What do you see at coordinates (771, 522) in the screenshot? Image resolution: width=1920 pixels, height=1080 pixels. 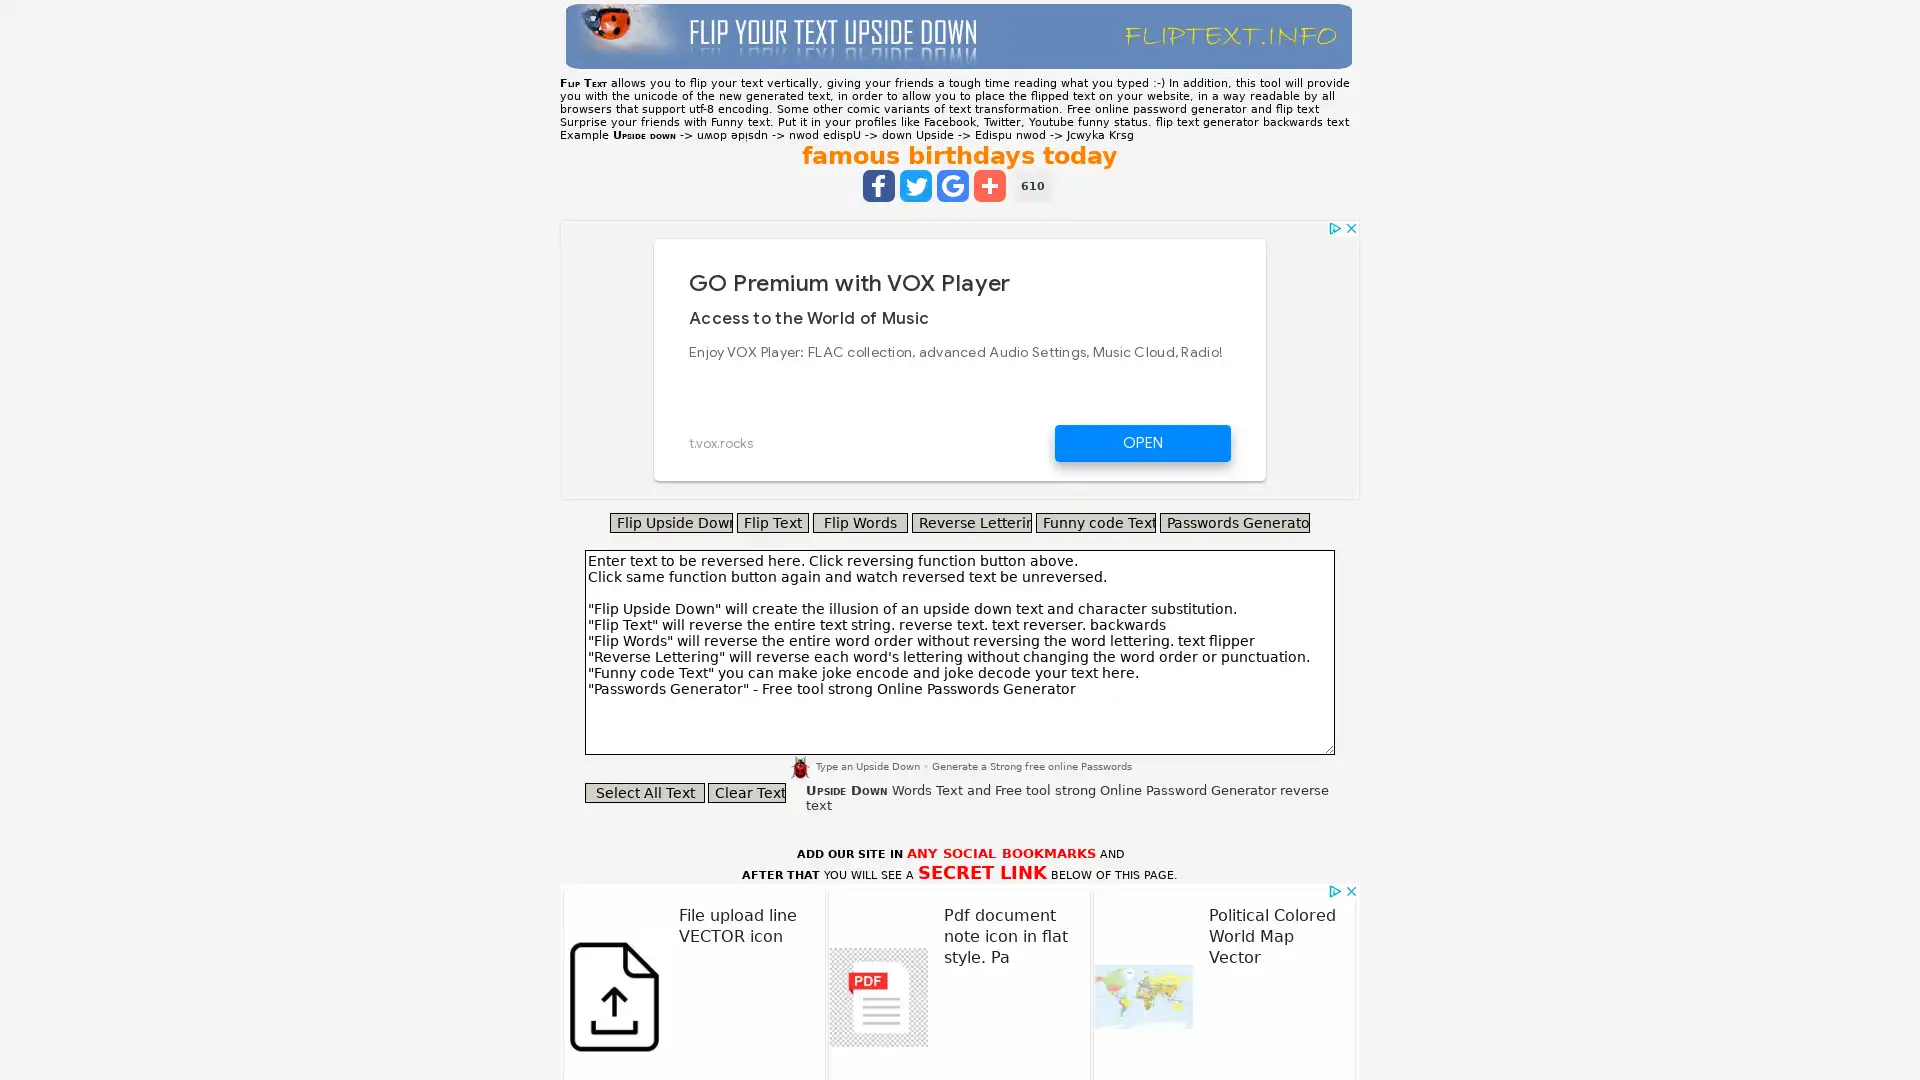 I see `Flip Text` at bounding box center [771, 522].